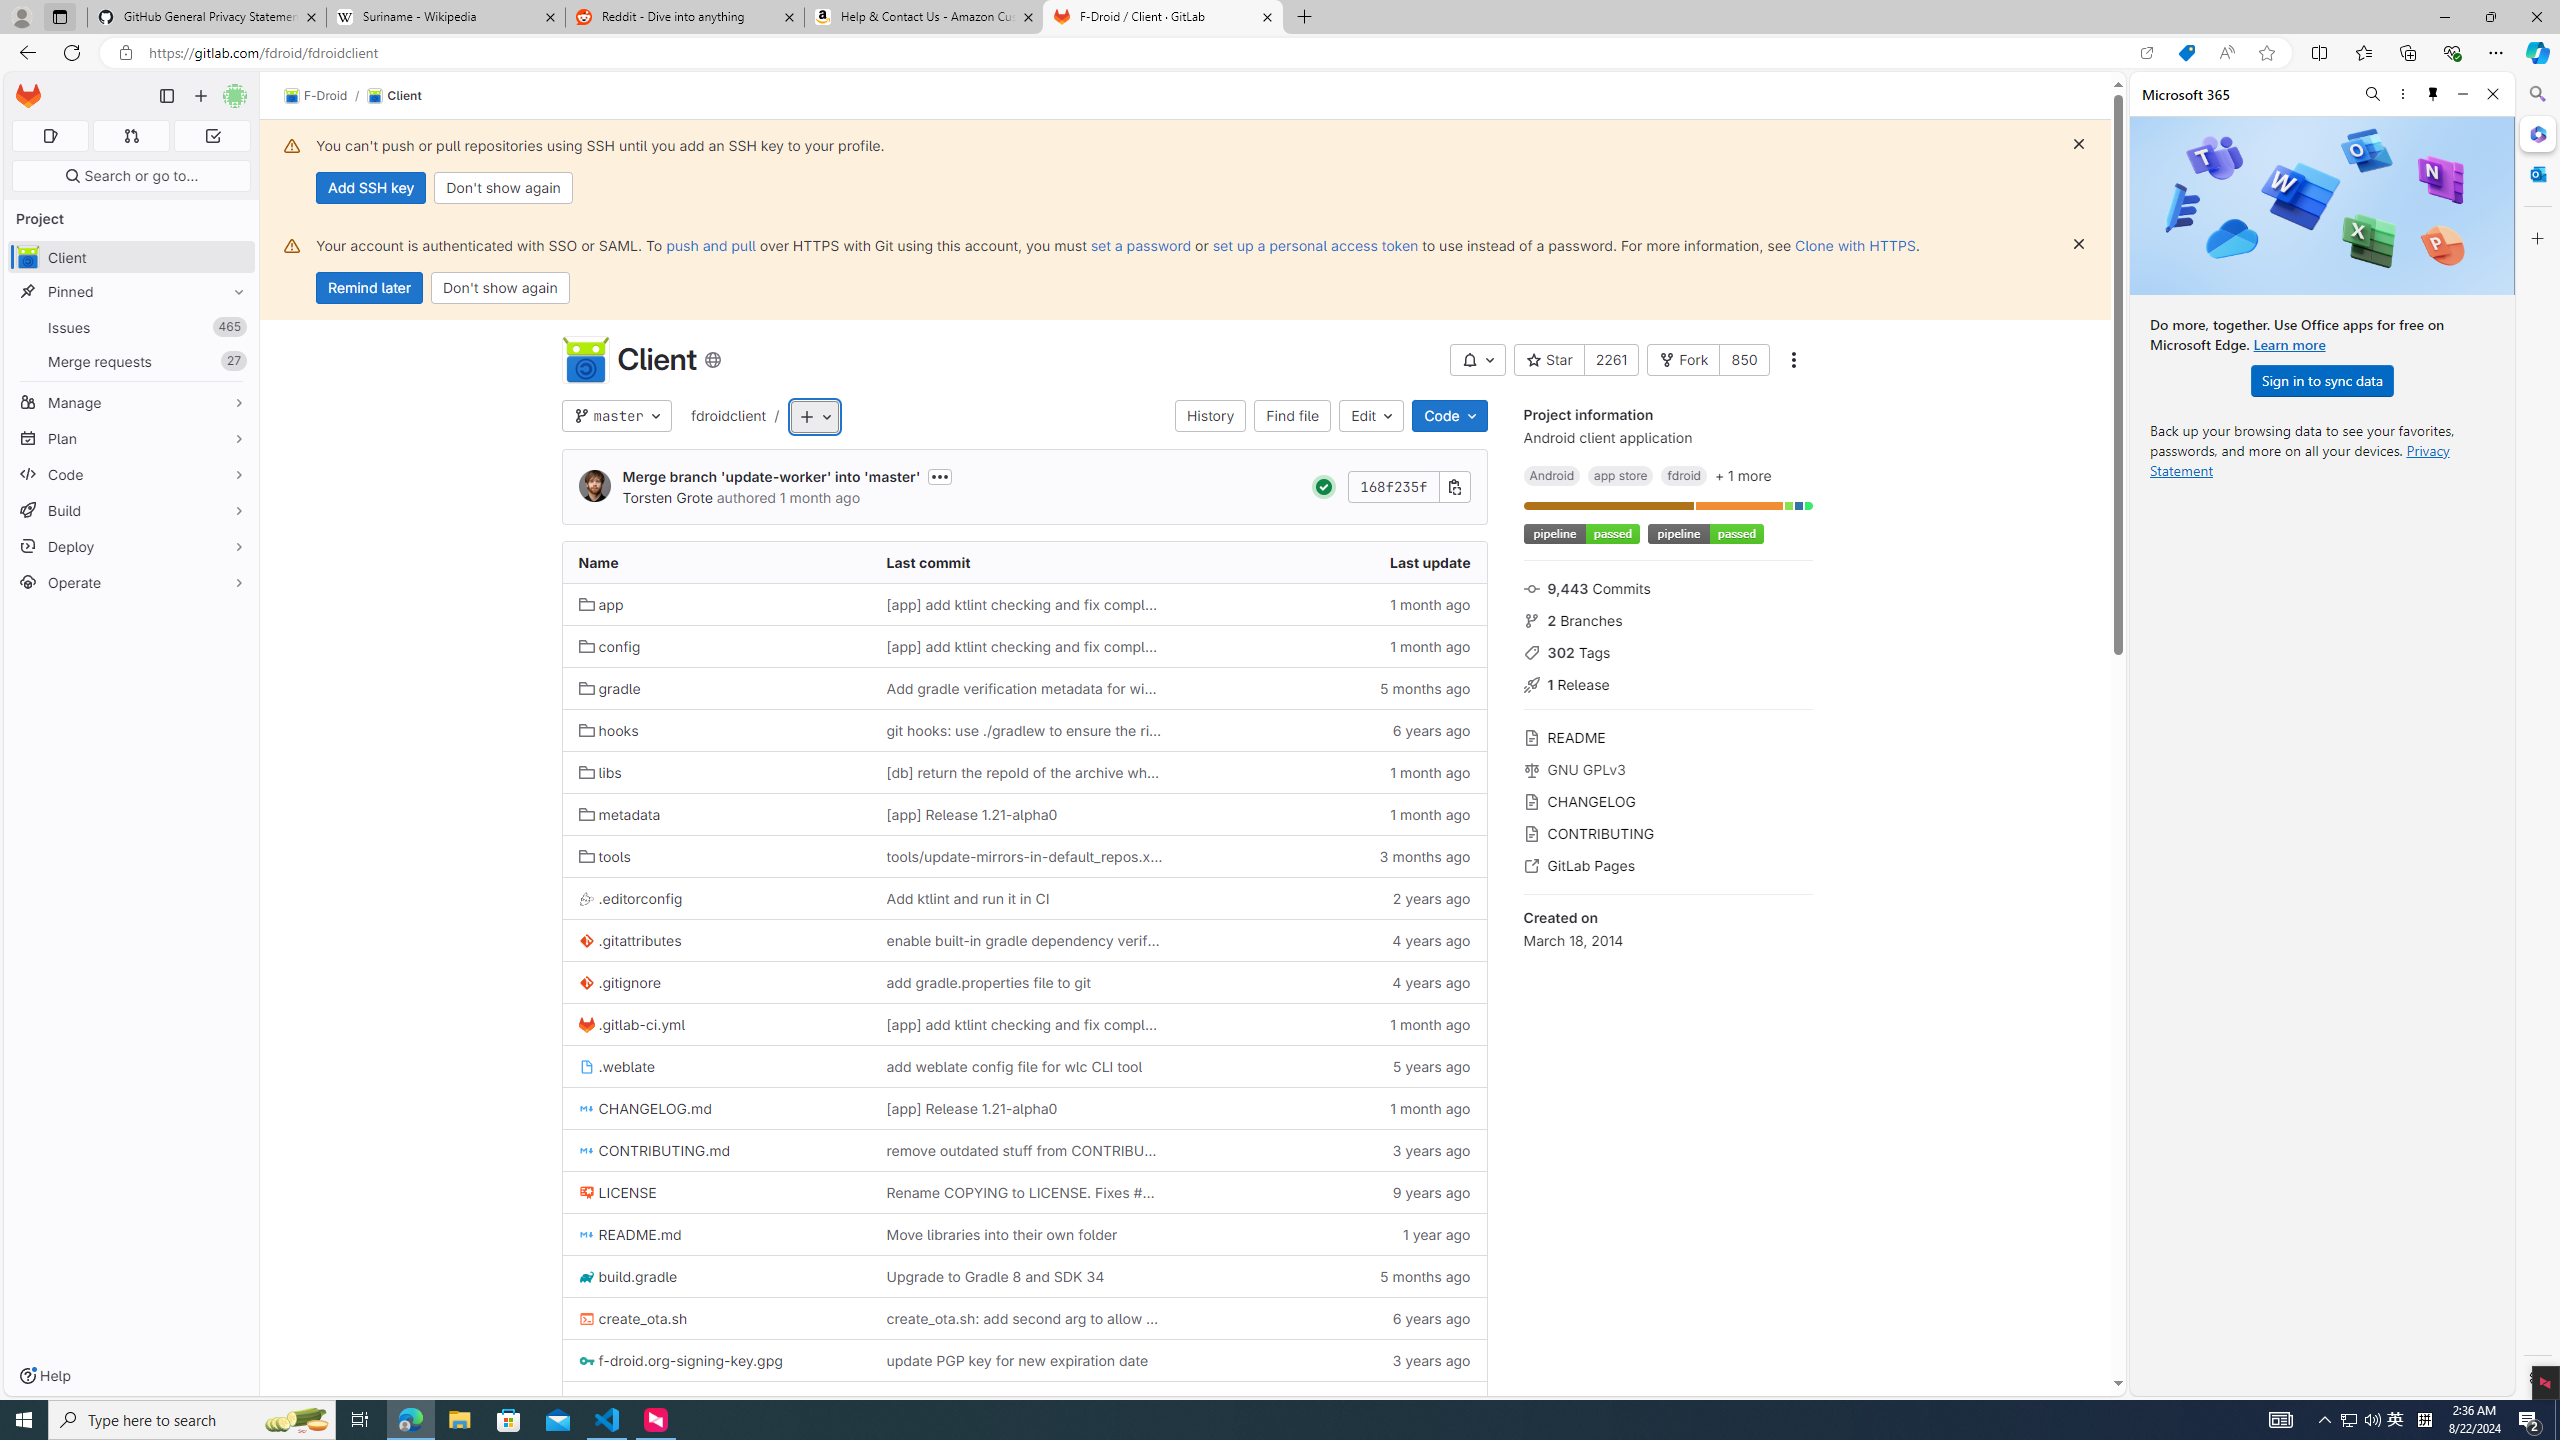 The height and width of the screenshot is (1440, 2560). Describe the element at coordinates (619, 815) in the screenshot. I see `'metadata'` at that location.